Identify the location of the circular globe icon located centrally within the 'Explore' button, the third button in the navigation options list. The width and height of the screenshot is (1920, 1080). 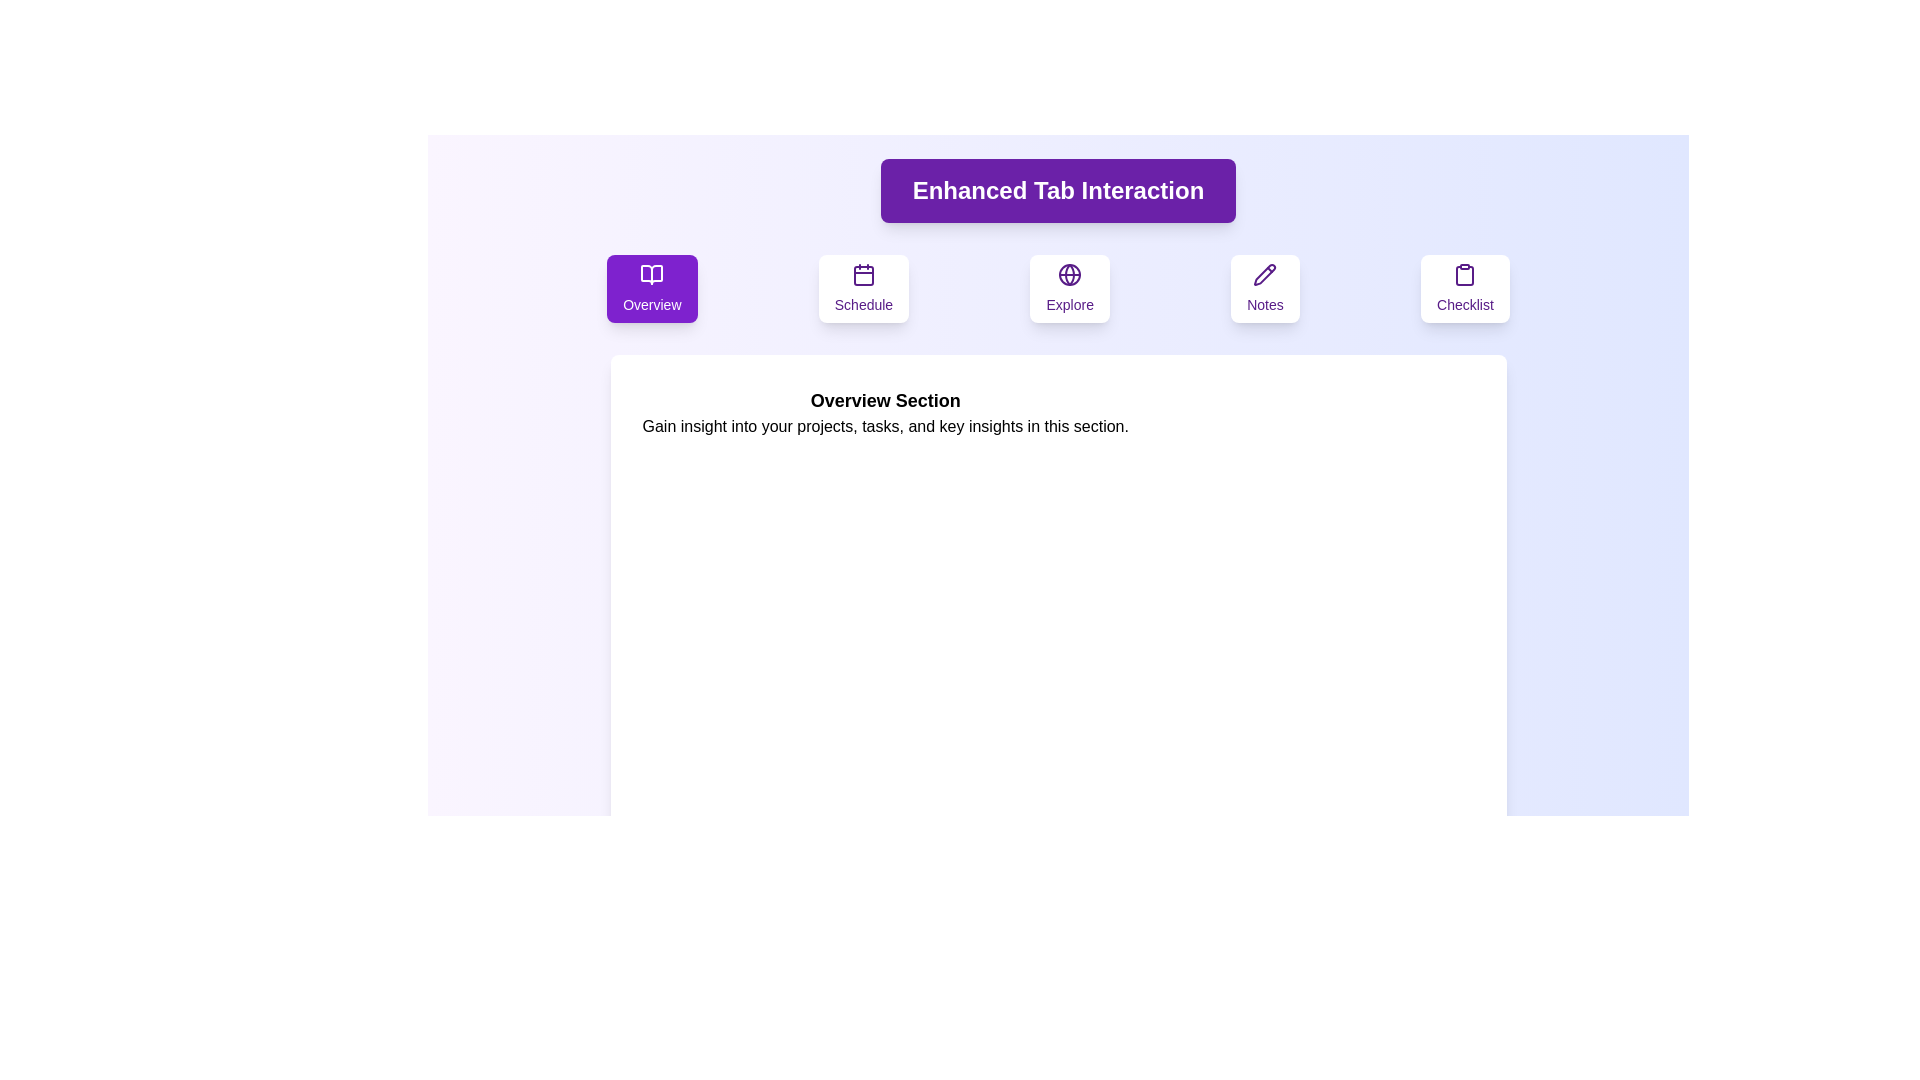
(1069, 274).